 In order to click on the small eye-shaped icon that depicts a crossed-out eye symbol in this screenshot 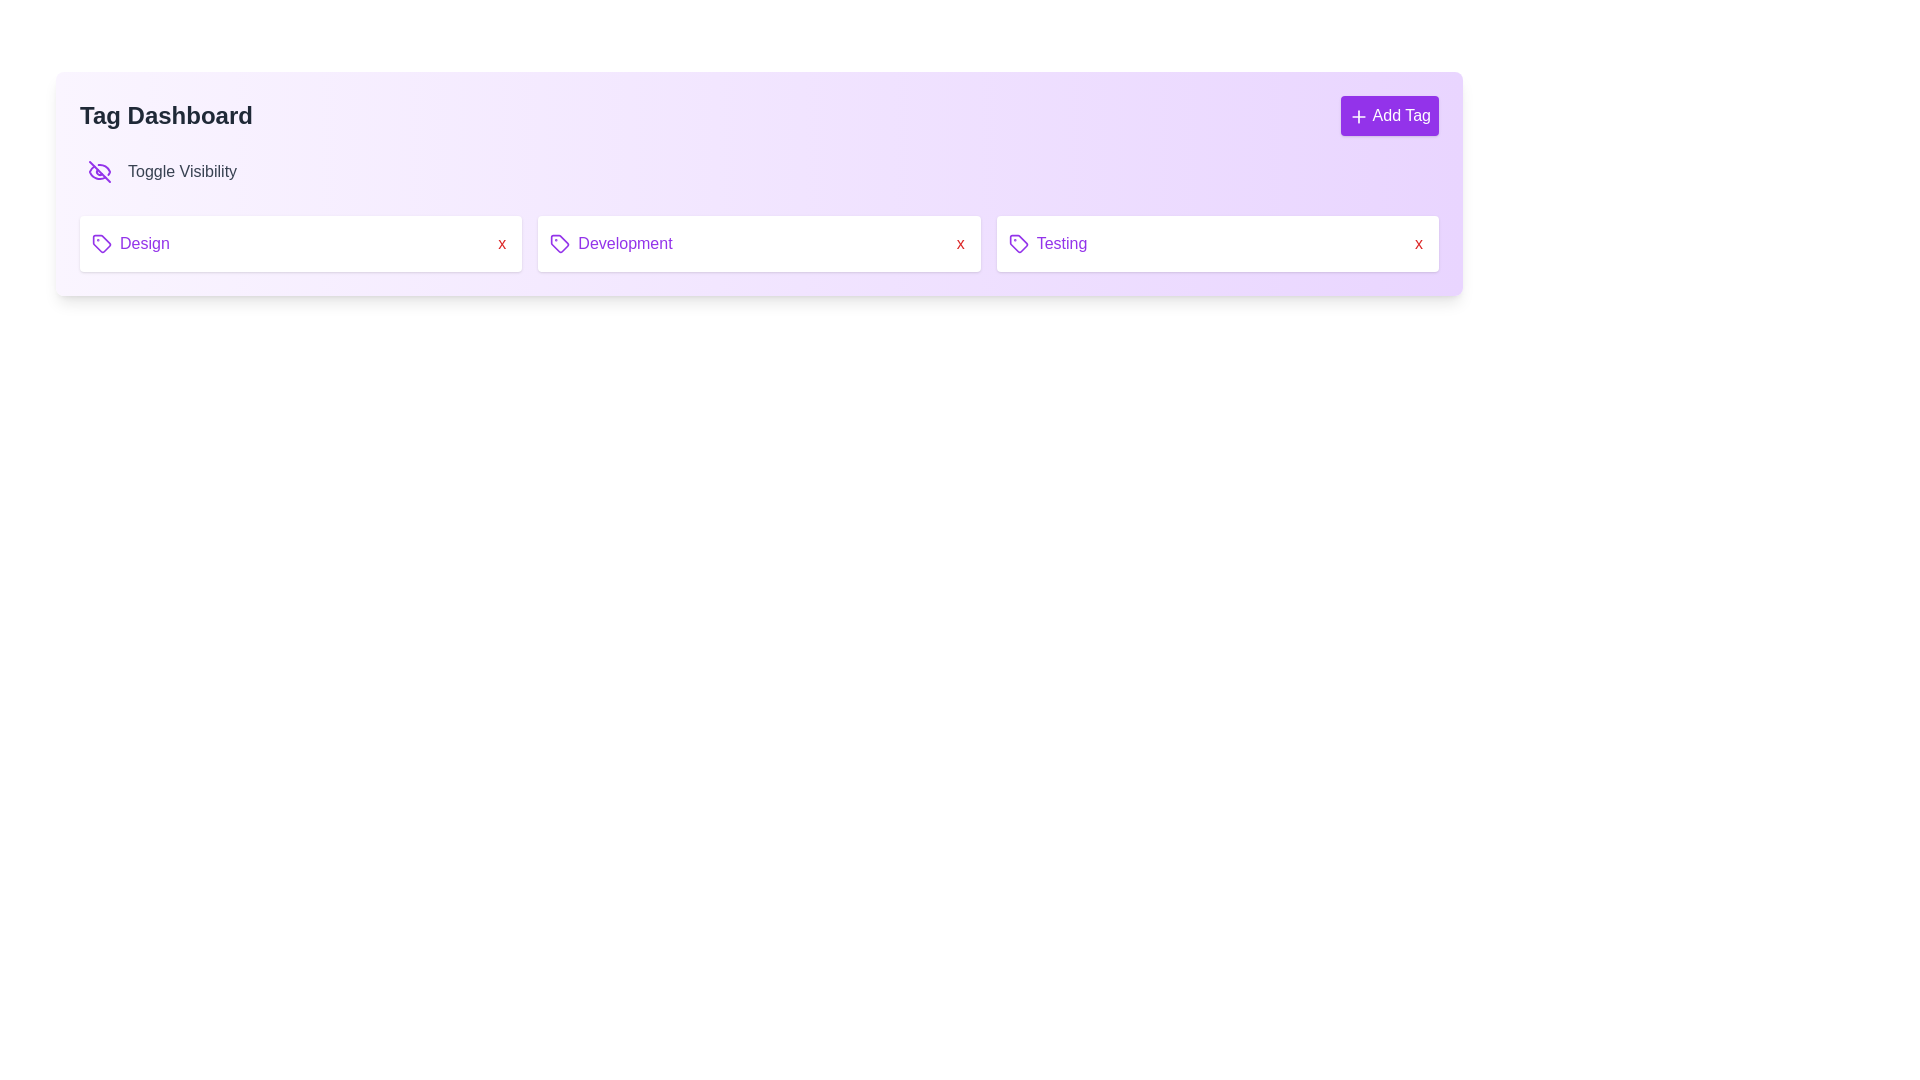, I will do `click(99, 171)`.